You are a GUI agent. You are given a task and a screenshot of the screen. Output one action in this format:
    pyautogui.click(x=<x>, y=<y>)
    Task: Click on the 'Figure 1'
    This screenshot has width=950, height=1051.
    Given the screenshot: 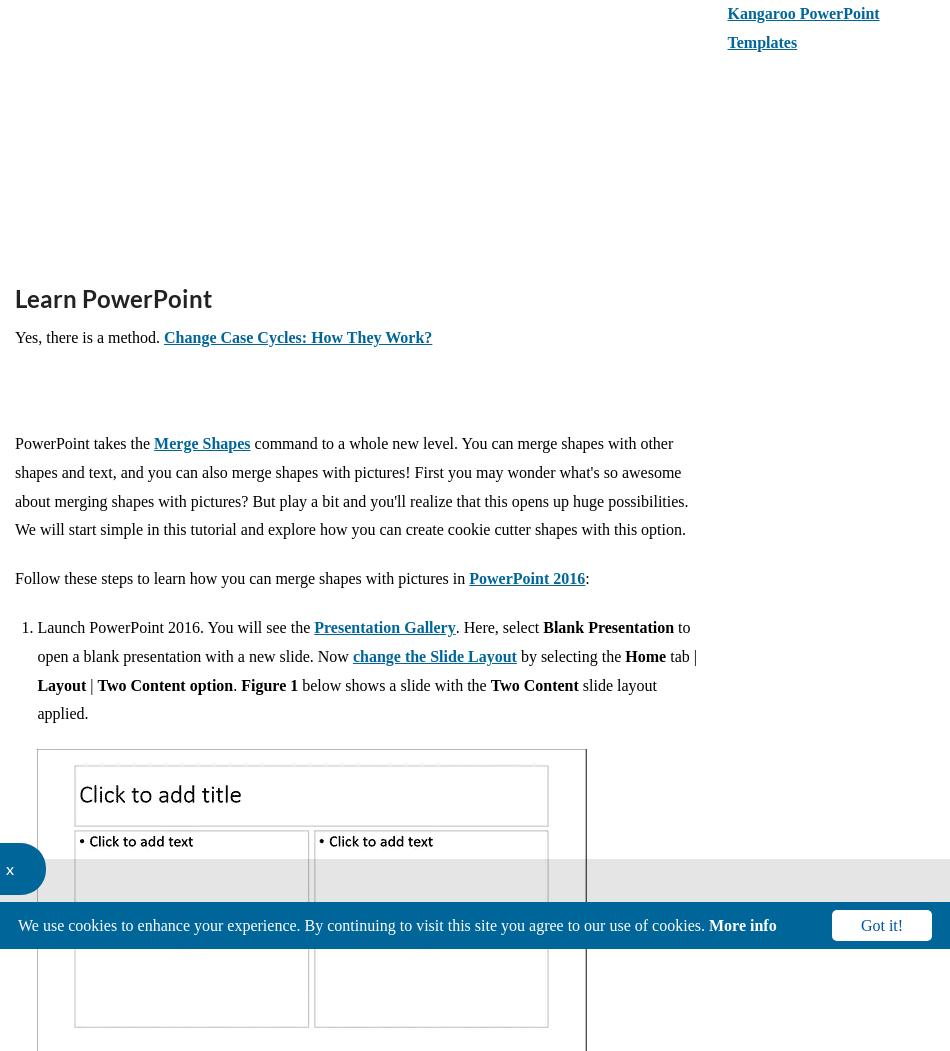 What is the action you would take?
    pyautogui.click(x=268, y=684)
    